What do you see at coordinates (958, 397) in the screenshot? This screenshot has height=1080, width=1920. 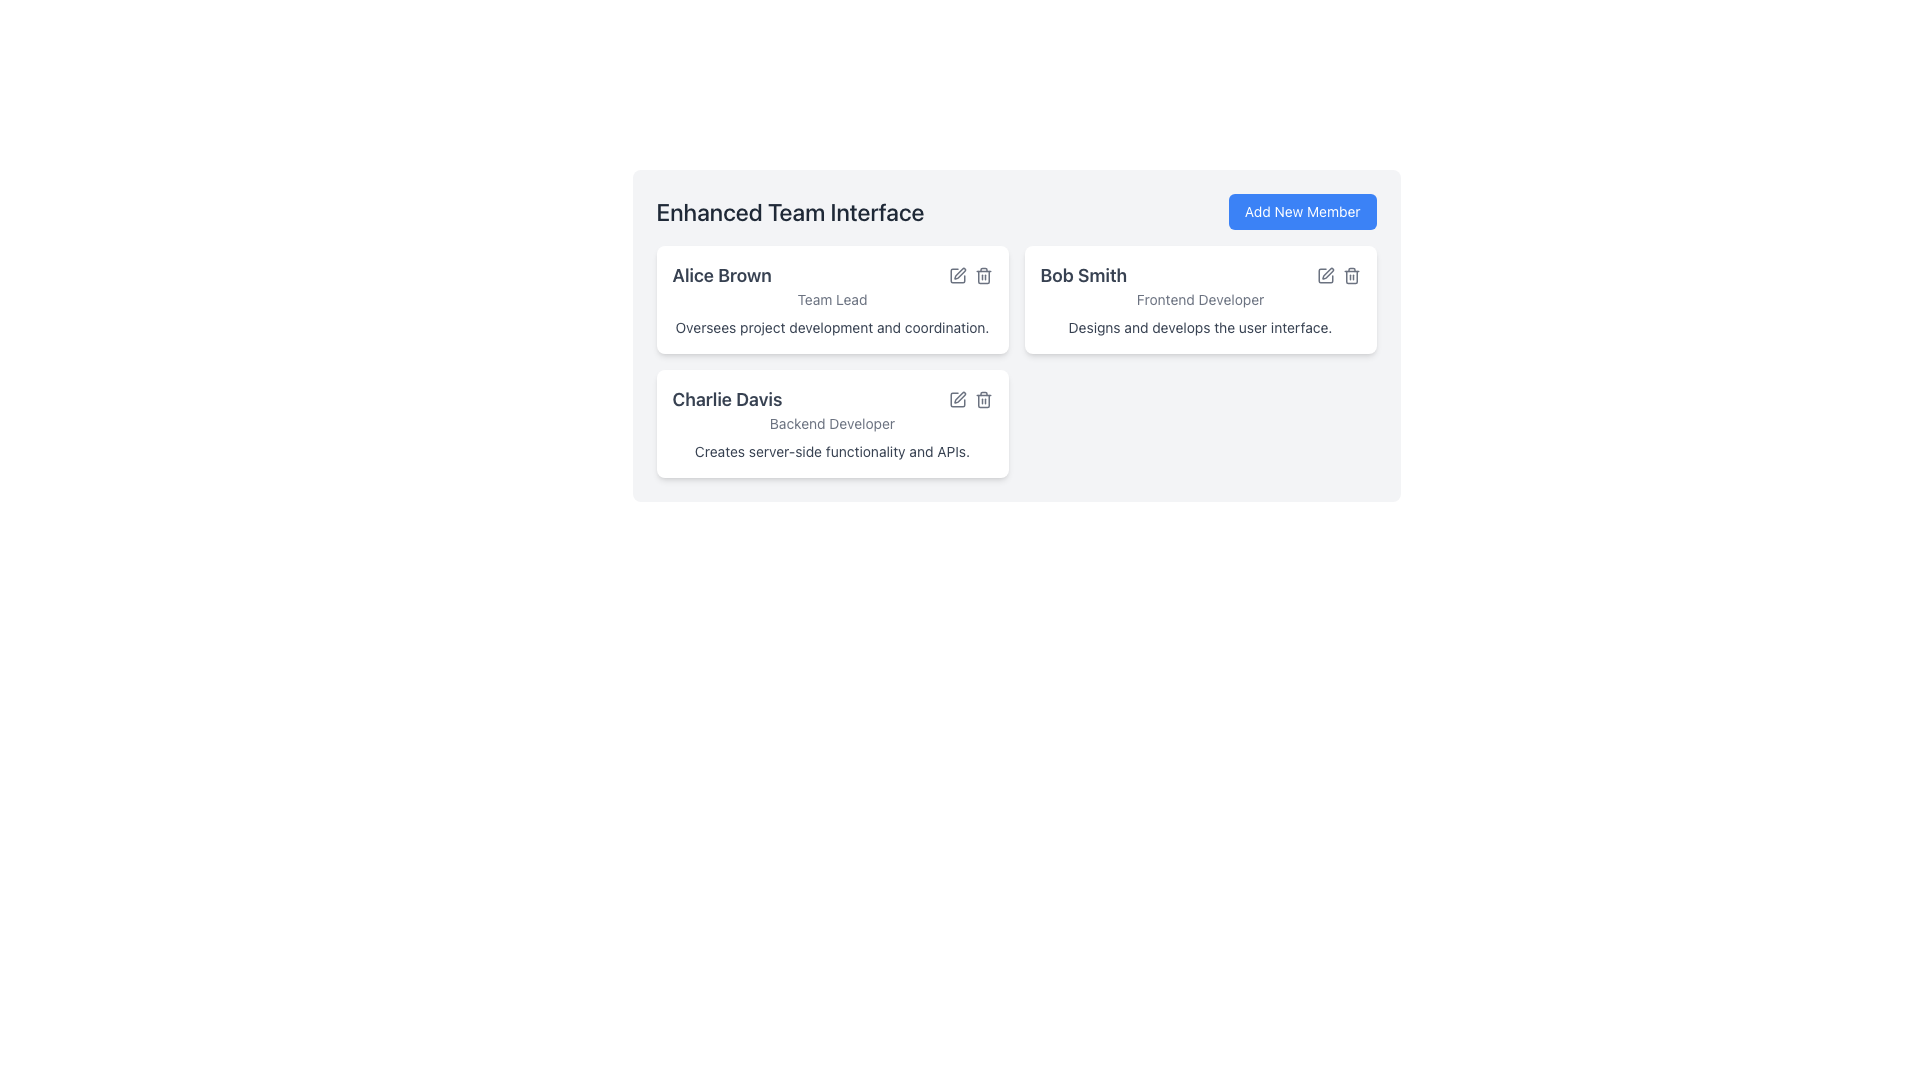 I see `the edit icon button located in the top-right corner of the 'Charlie Davis' card` at bounding box center [958, 397].